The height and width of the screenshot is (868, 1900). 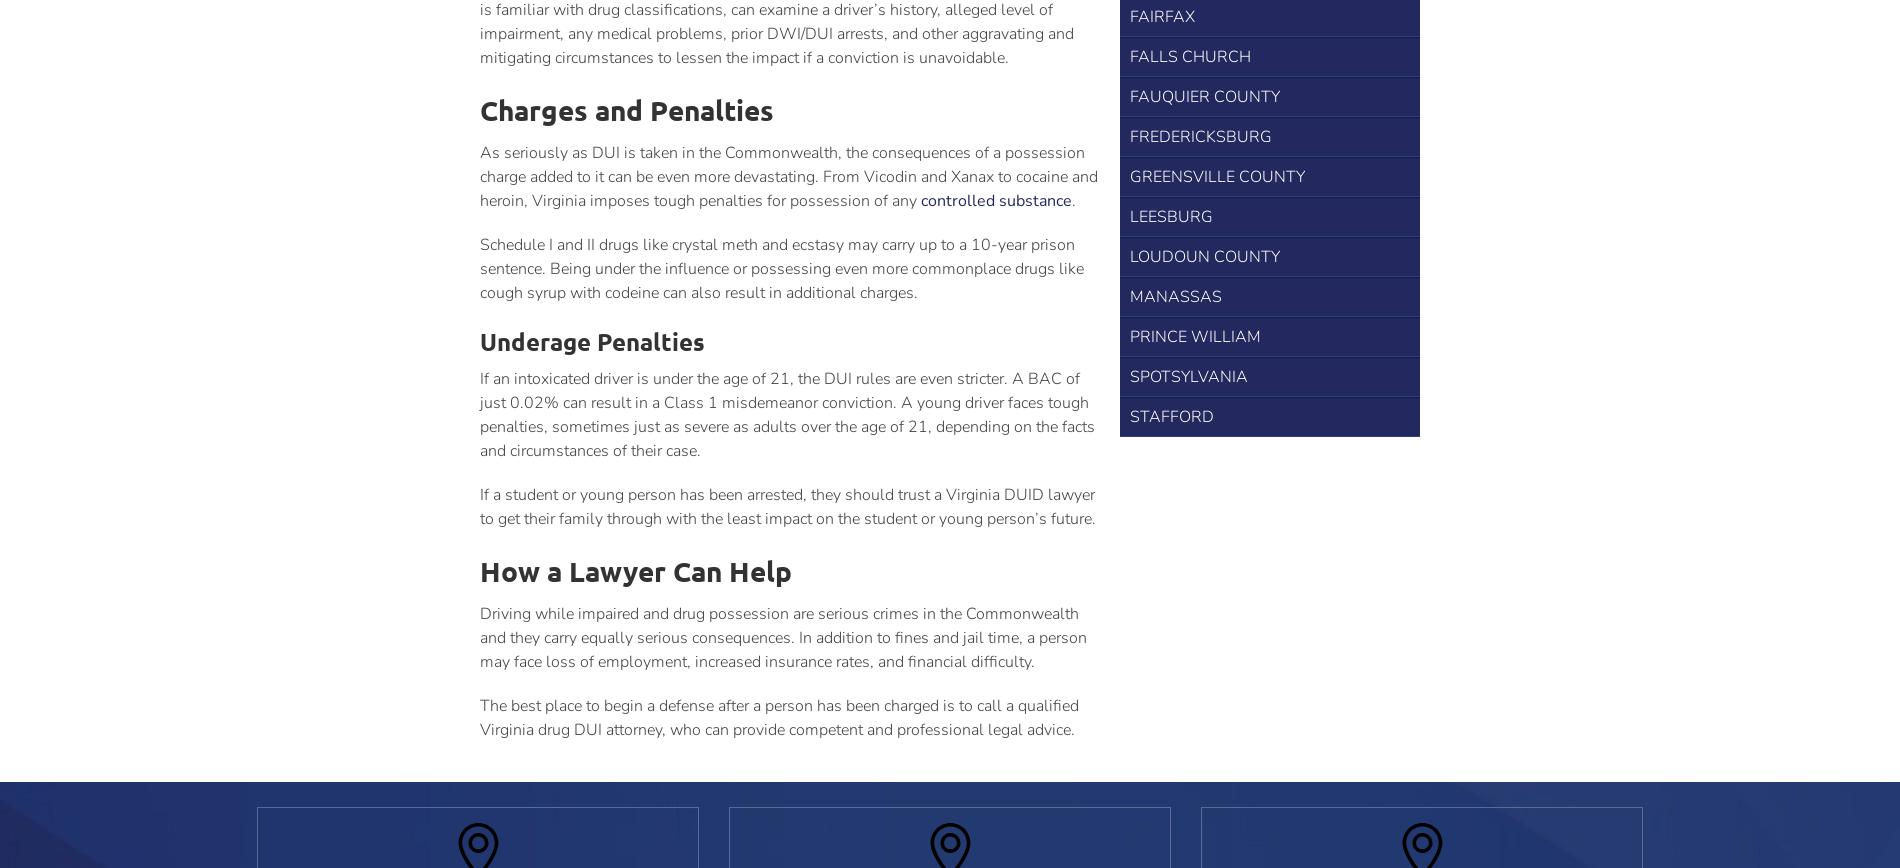 What do you see at coordinates (778, 718) in the screenshot?
I see `'The best place to begin a defense after a person has been charged is to call a qualified Virginia drug DUI attorney, who can provide competent and professional legal advice.'` at bounding box center [778, 718].